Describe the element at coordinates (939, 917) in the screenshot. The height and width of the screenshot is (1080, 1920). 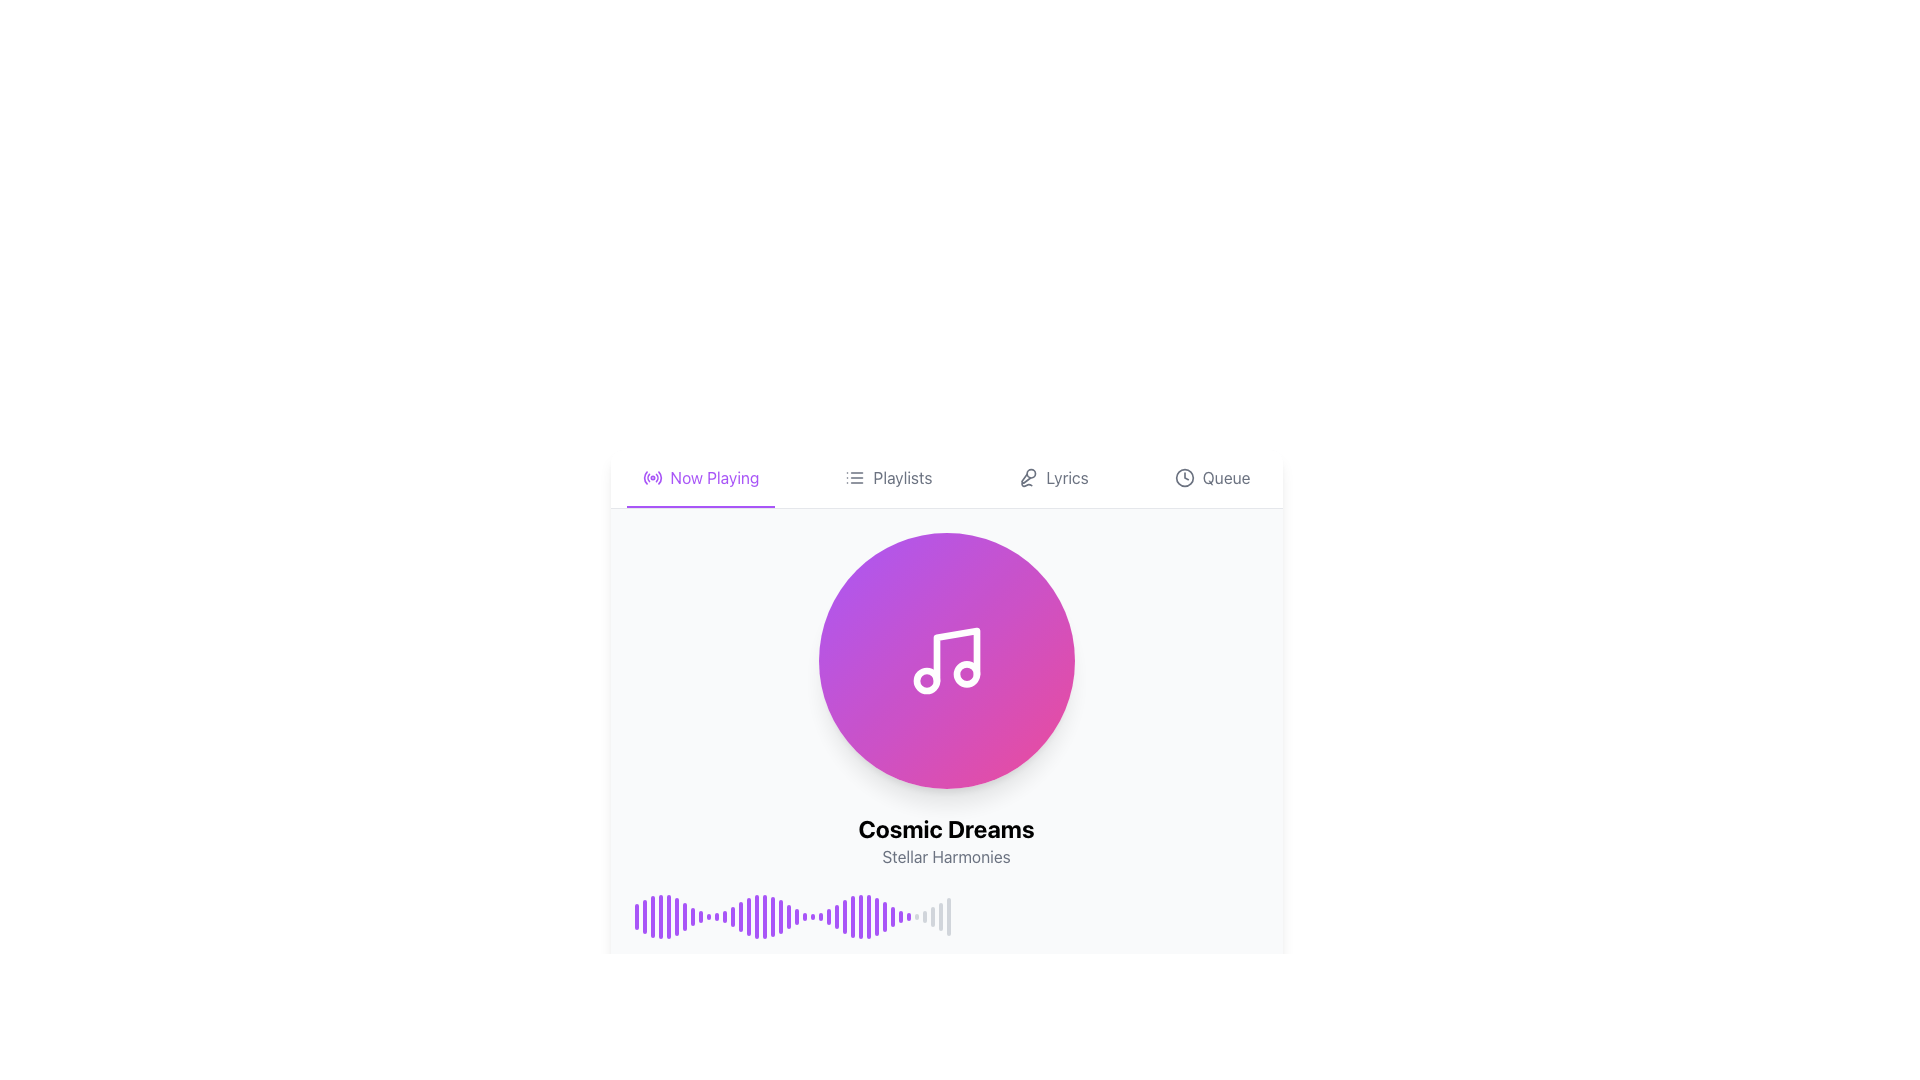
I see `the light gray progress or volume bar, which is a thin vertical bar with rounded edges, located in the lower part of the interface as the fifth bar from the right` at that location.